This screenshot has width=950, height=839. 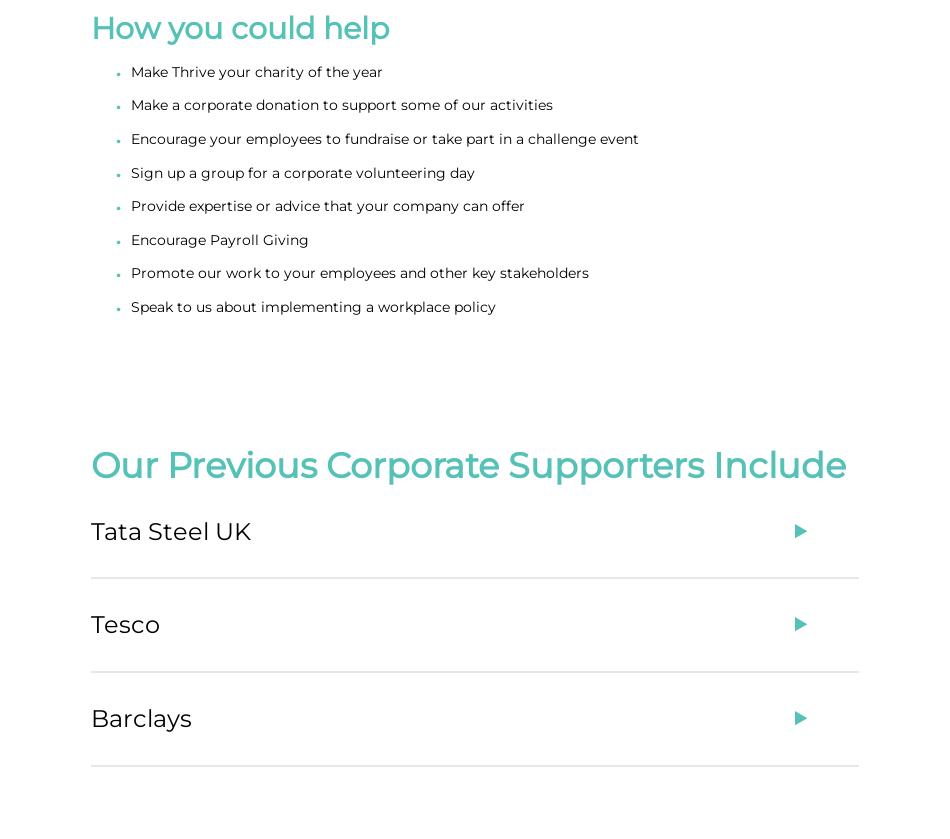 What do you see at coordinates (358, 273) in the screenshot?
I see `'Promote our work to your employees and other key stakeholders'` at bounding box center [358, 273].